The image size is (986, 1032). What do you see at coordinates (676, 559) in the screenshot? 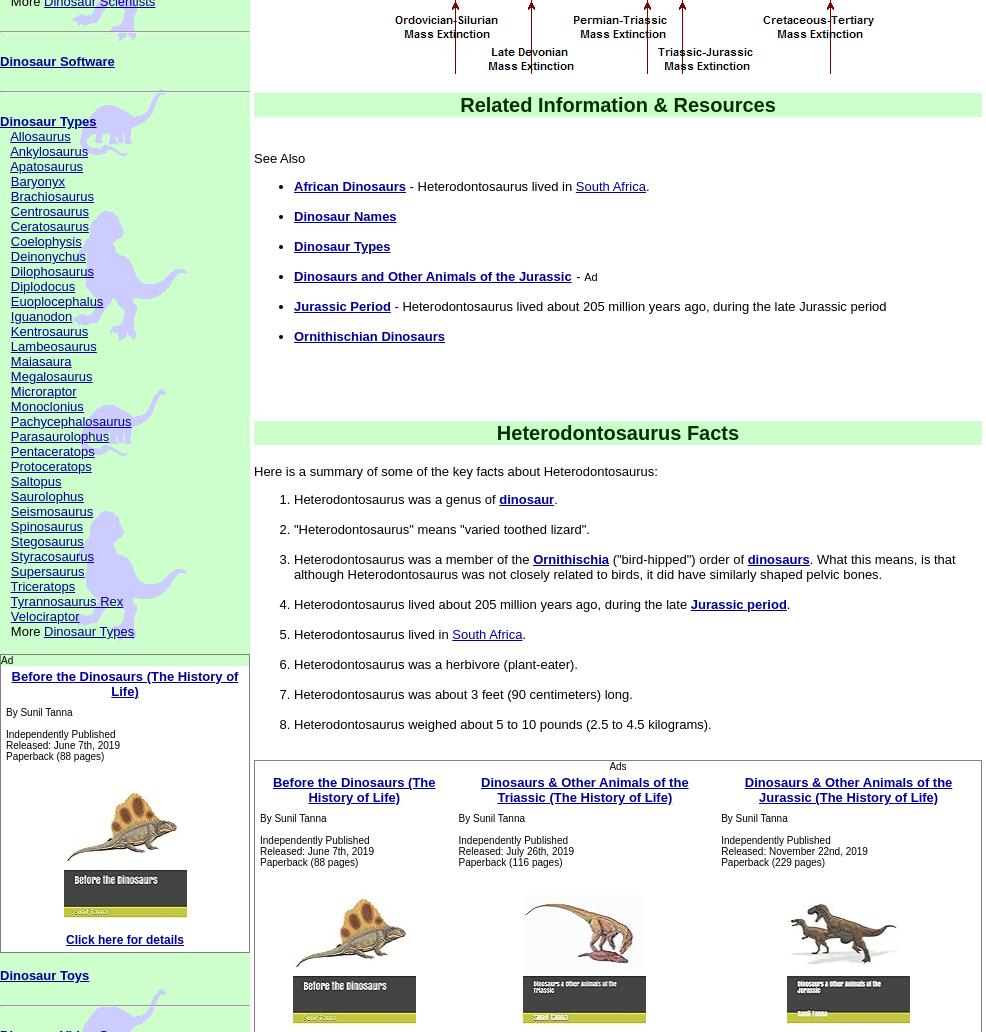
I see `'("bird-hipped") order of'` at bounding box center [676, 559].